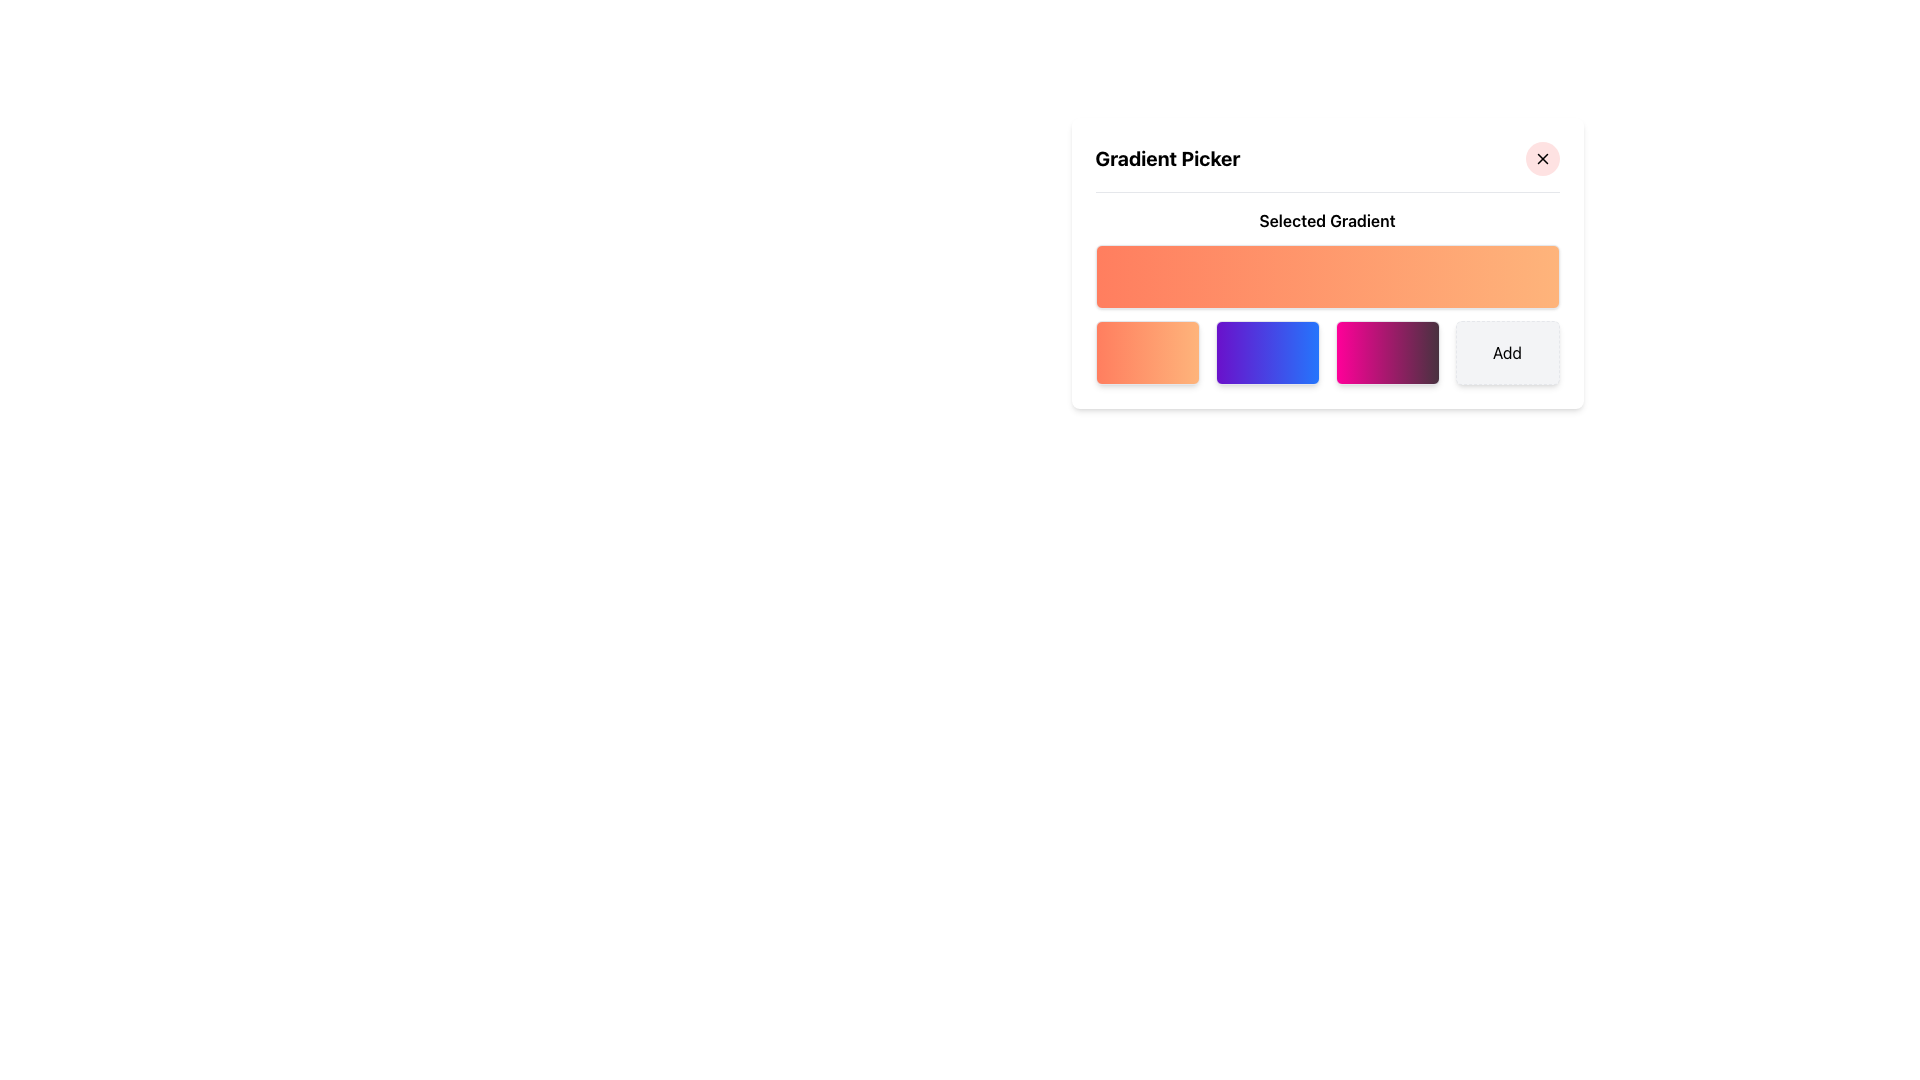 The height and width of the screenshot is (1080, 1920). Describe the element at coordinates (1507, 352) in the screenshot. I see `the button located in the bottom-right corner of the grid` at that location.